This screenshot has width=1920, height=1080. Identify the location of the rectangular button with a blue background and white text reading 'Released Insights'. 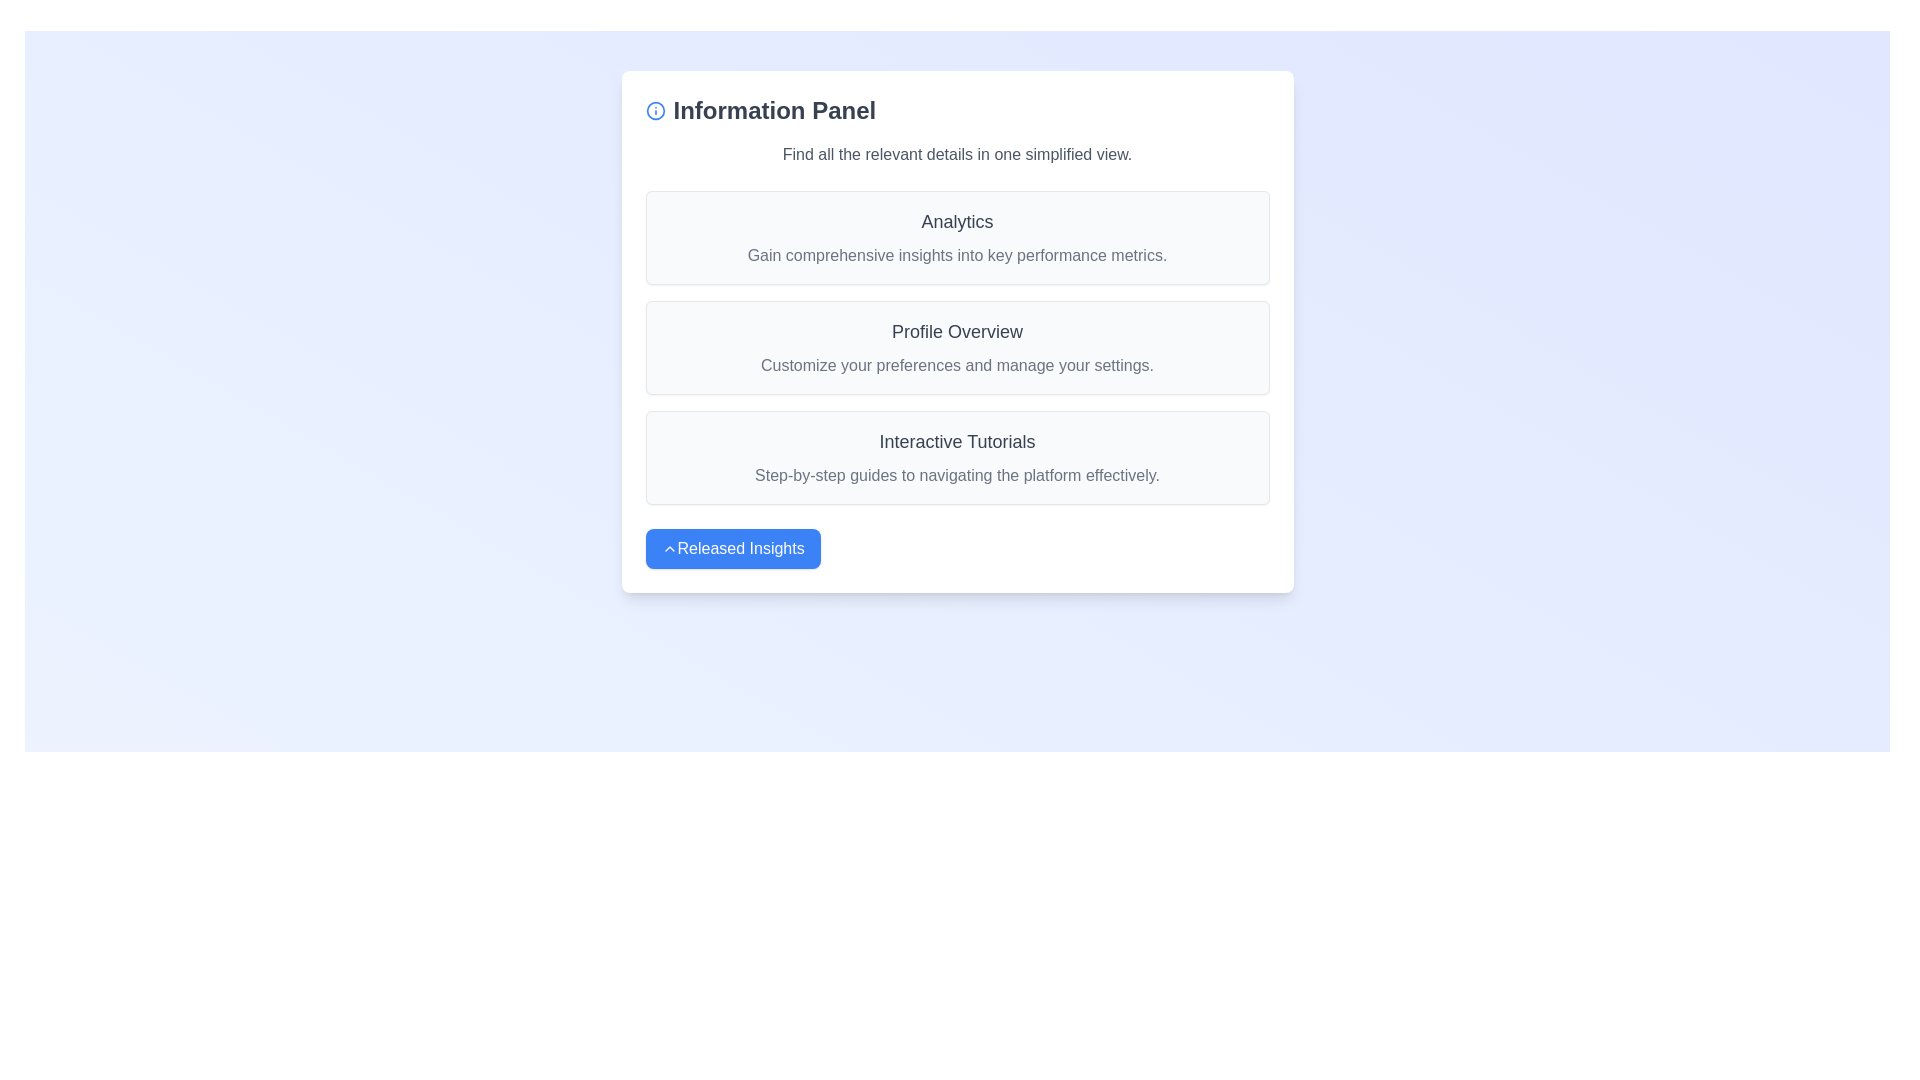
(732, 548).